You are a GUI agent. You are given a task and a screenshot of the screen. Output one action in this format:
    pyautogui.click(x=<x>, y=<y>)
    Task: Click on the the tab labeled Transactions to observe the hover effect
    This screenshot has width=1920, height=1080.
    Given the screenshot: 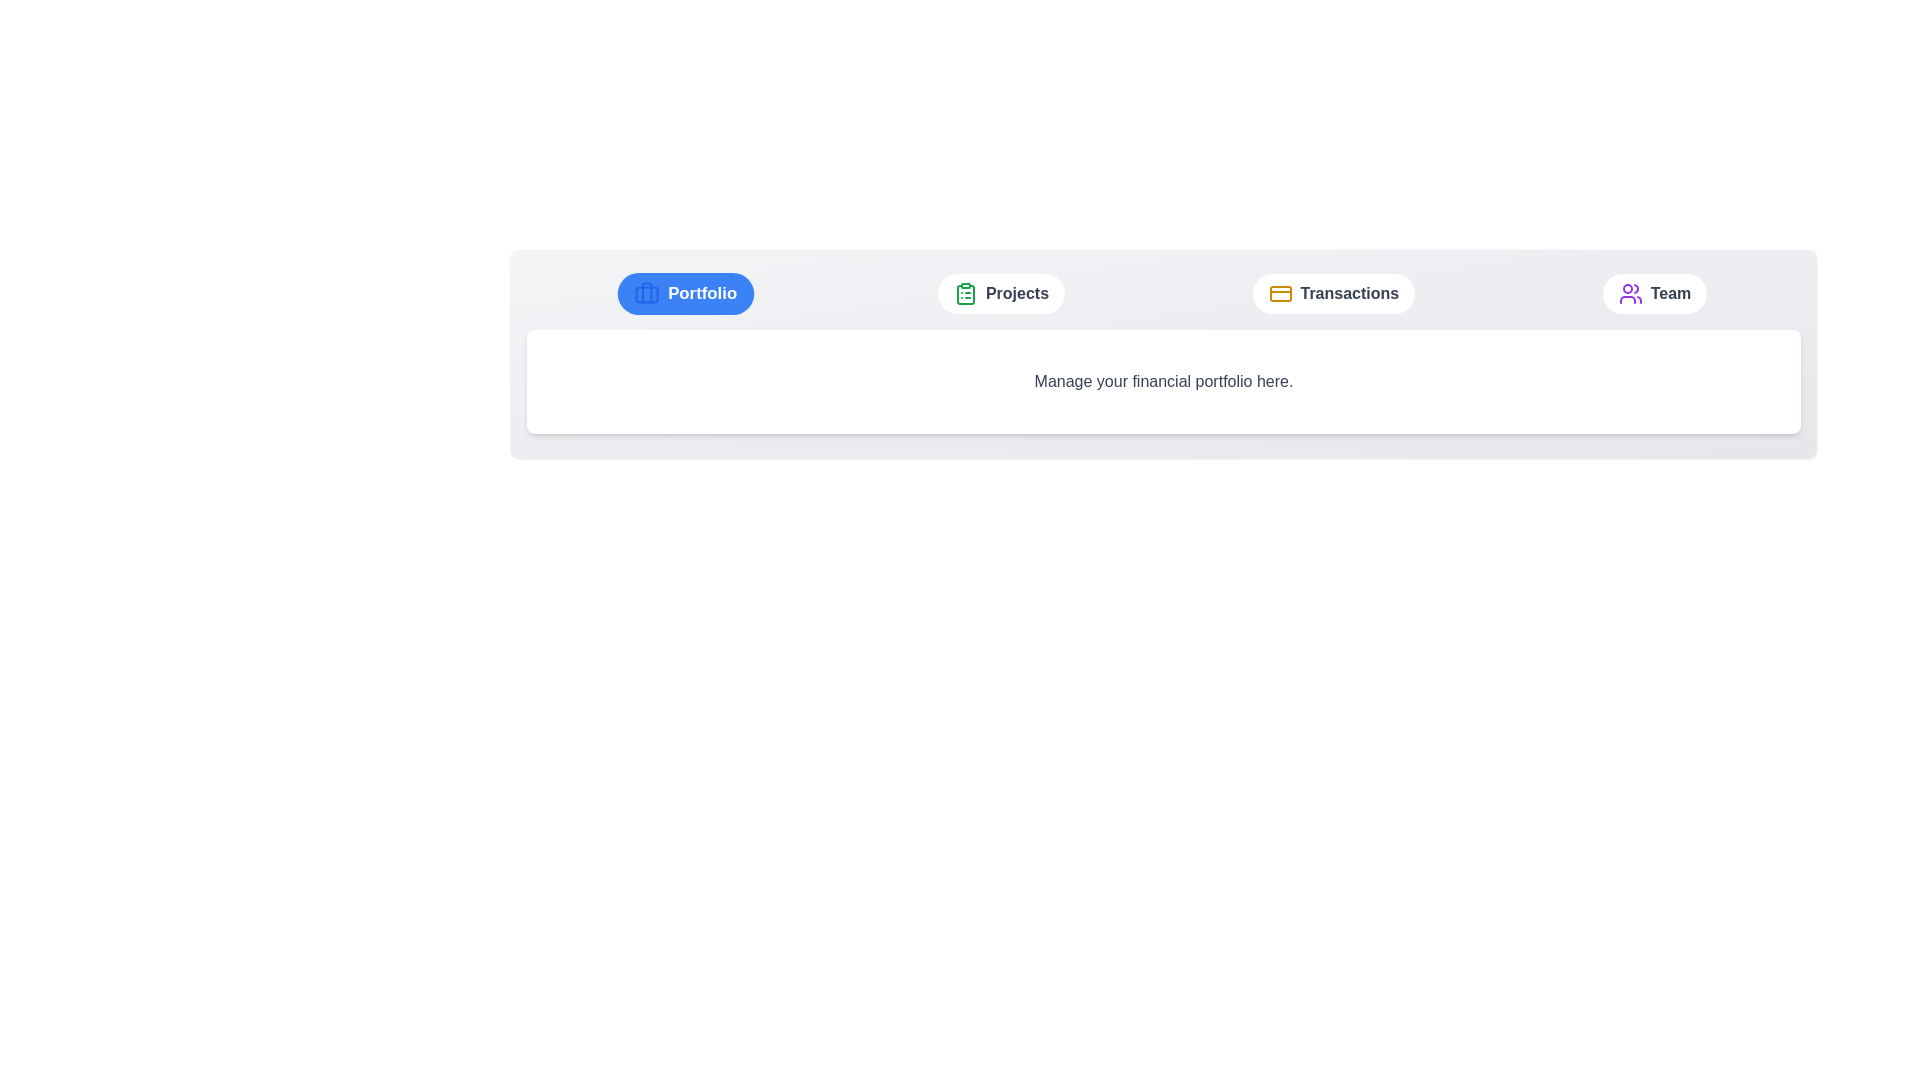 What is the action you would take?
    pyautogui.click(x=1333, y=293)
    